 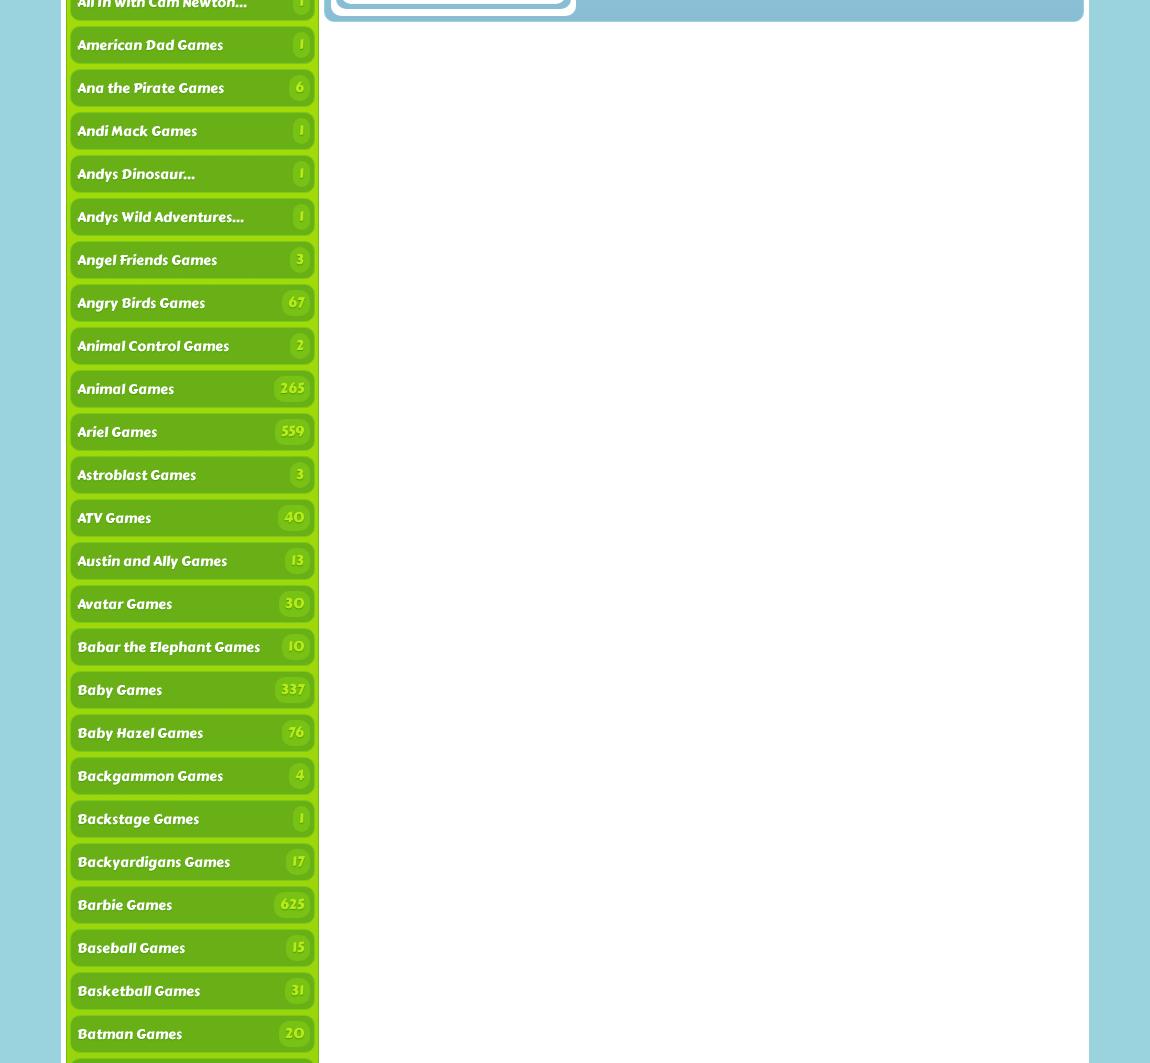 I want to click on 'Baby Hazel Games', so click(x=138, y=732).